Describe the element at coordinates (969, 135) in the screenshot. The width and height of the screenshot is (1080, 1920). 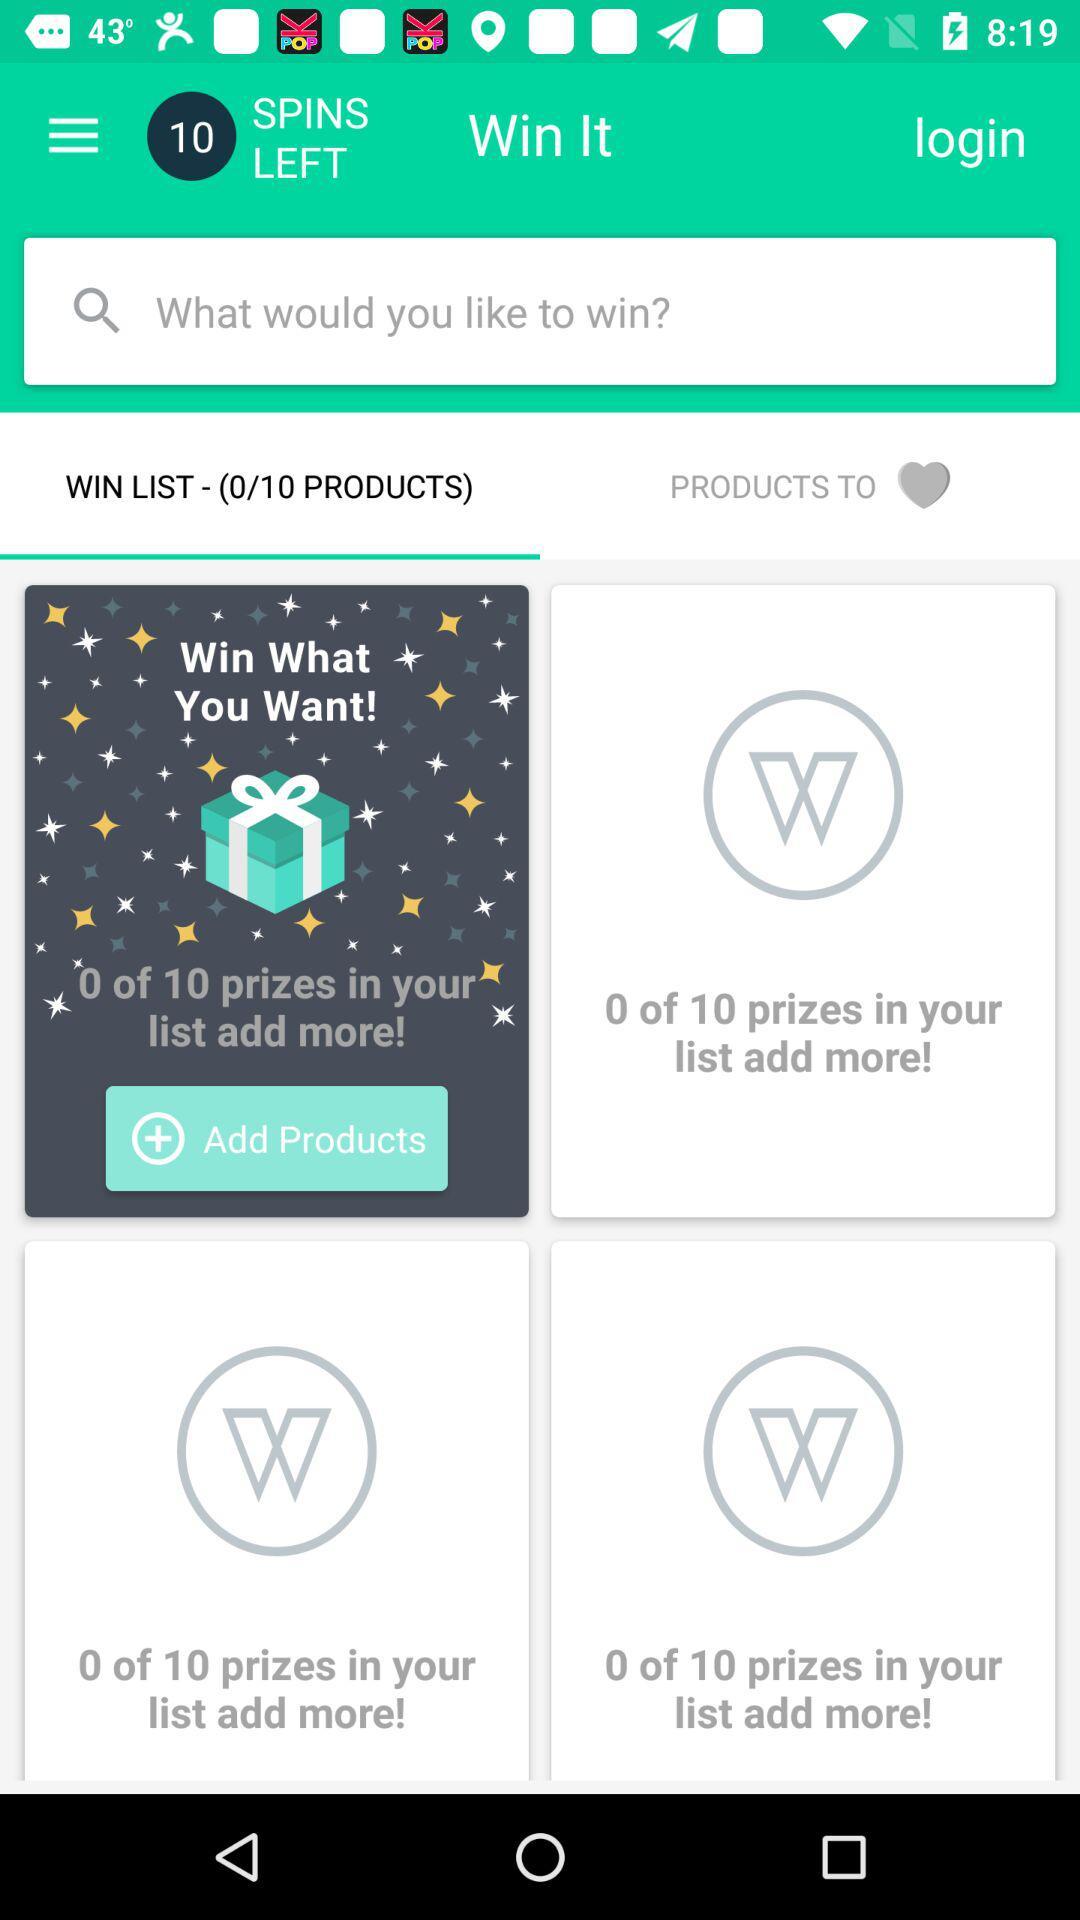
I see `item next to win it item` at that location.